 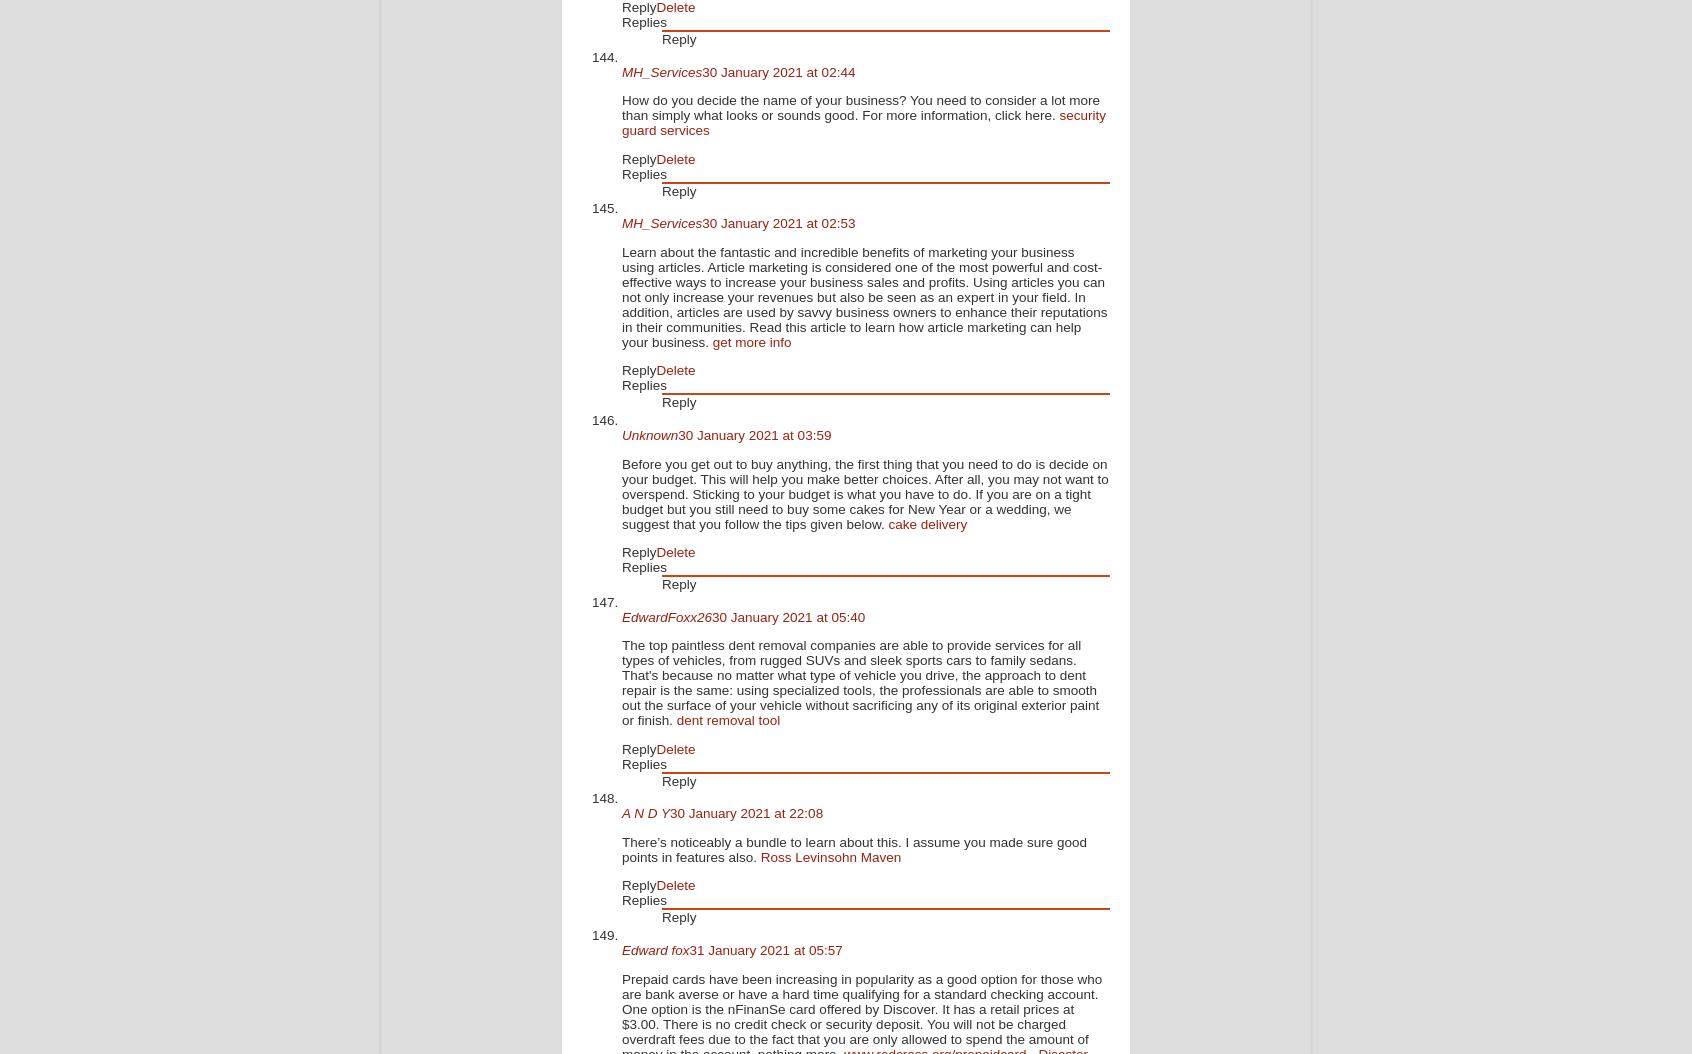 I want to click on 'Ross Levinsohn Maven', so click(x=759, y=856).